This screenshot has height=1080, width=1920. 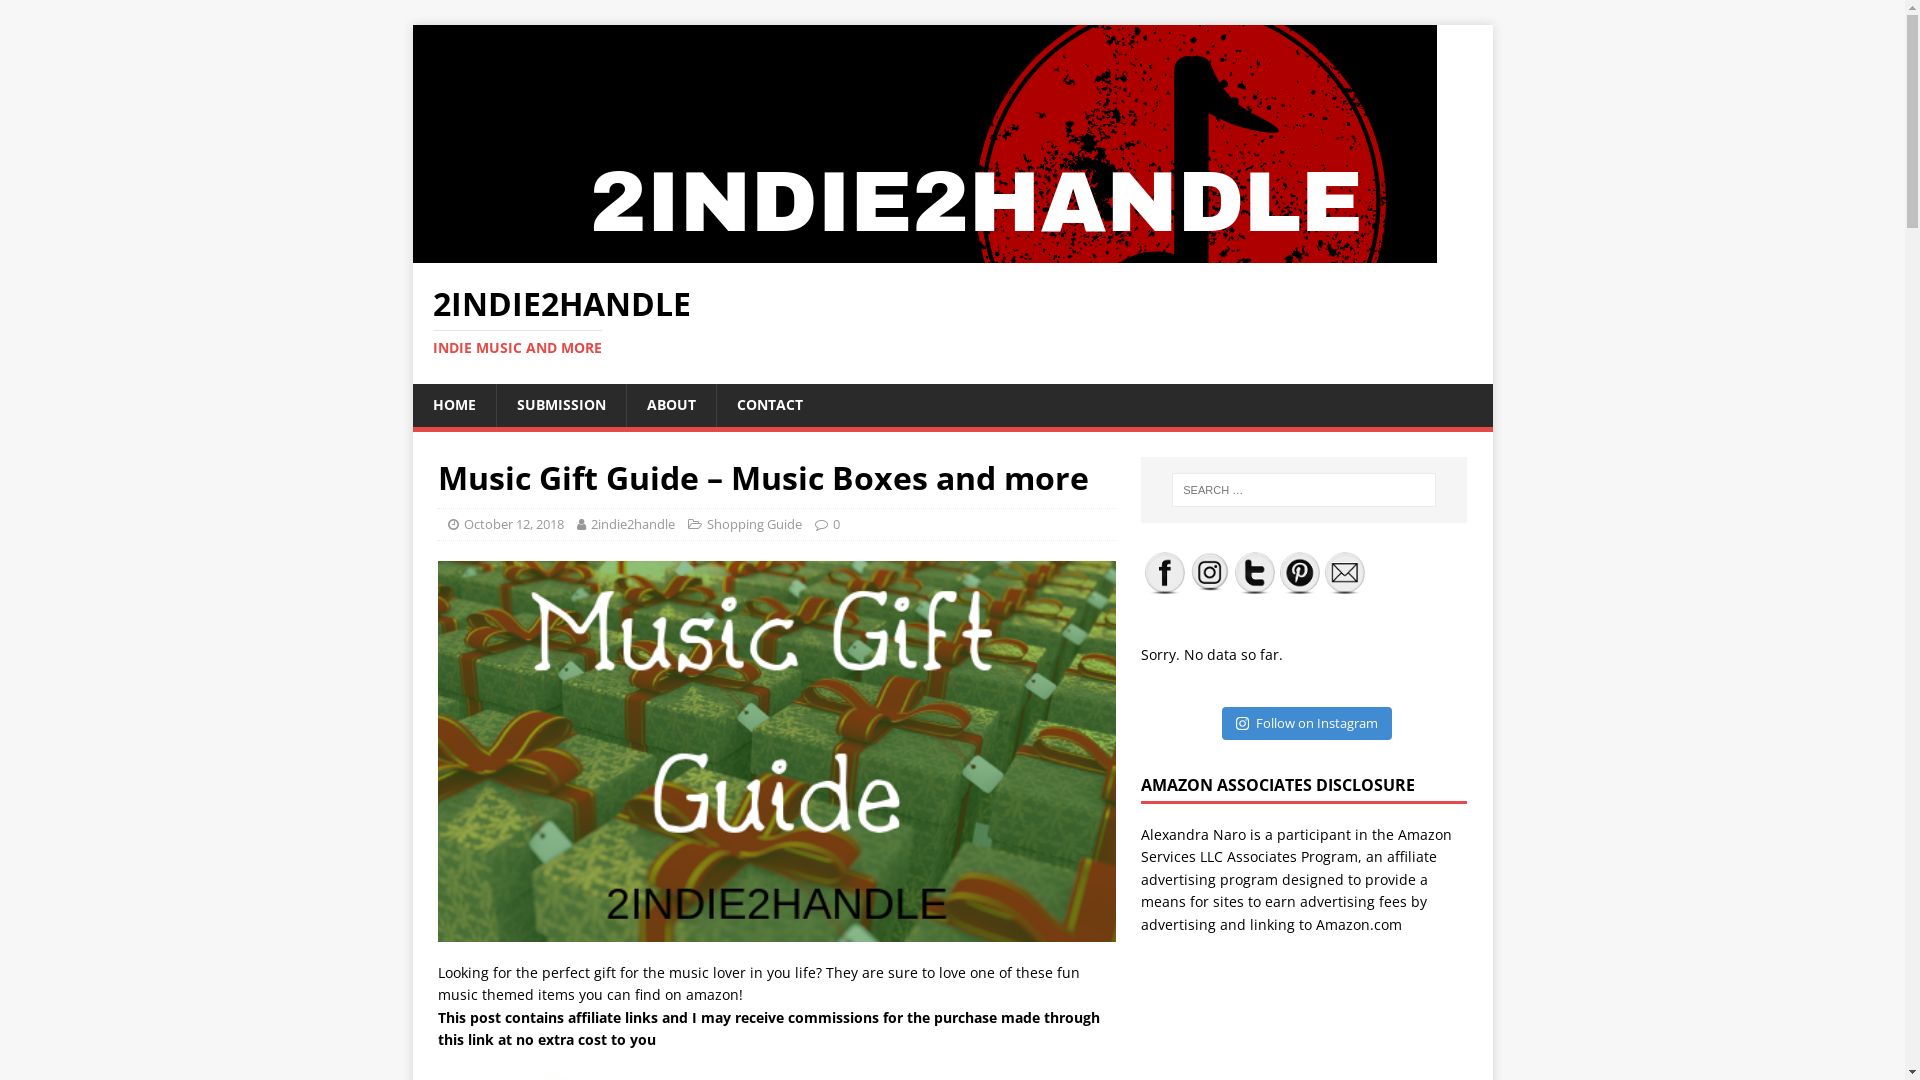 I want to click on 'Twitter', so click(x=1253, y=572).